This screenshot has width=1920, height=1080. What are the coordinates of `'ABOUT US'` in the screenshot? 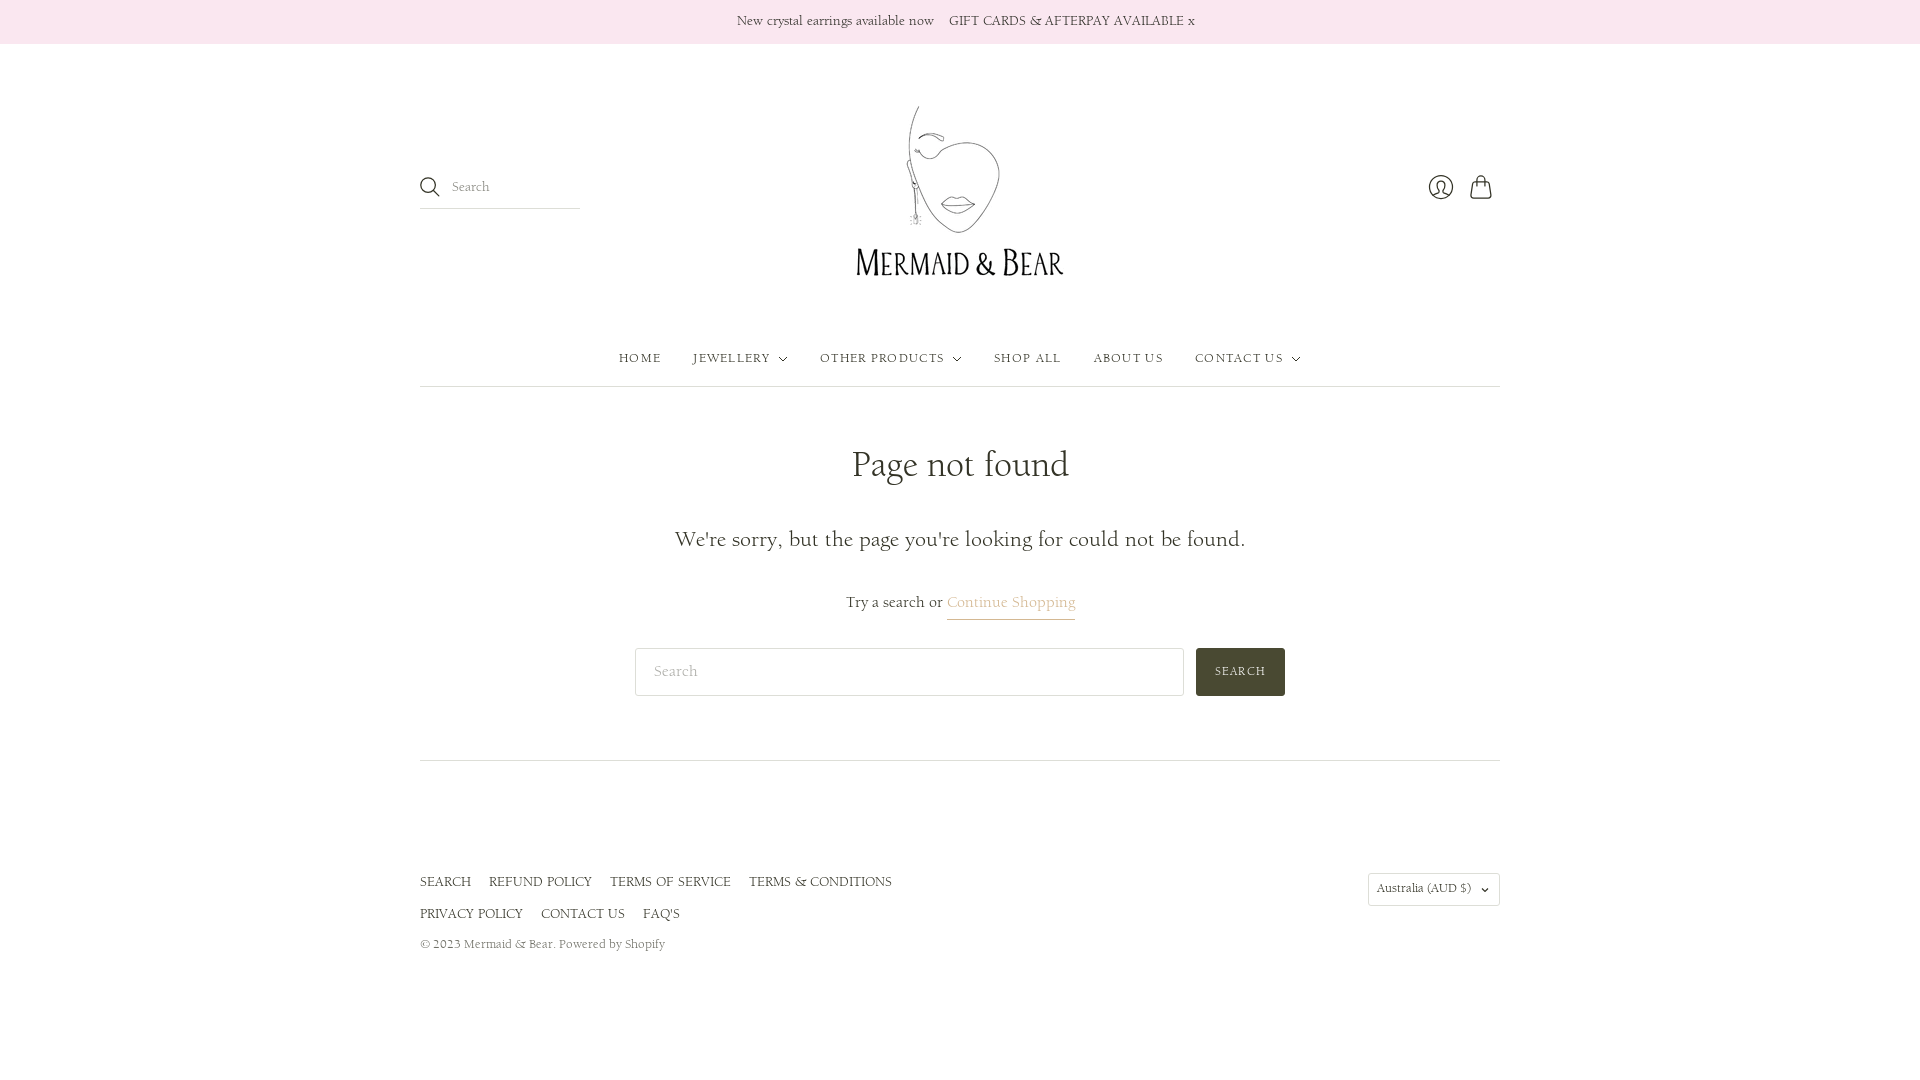 It's located at (1128, 357).